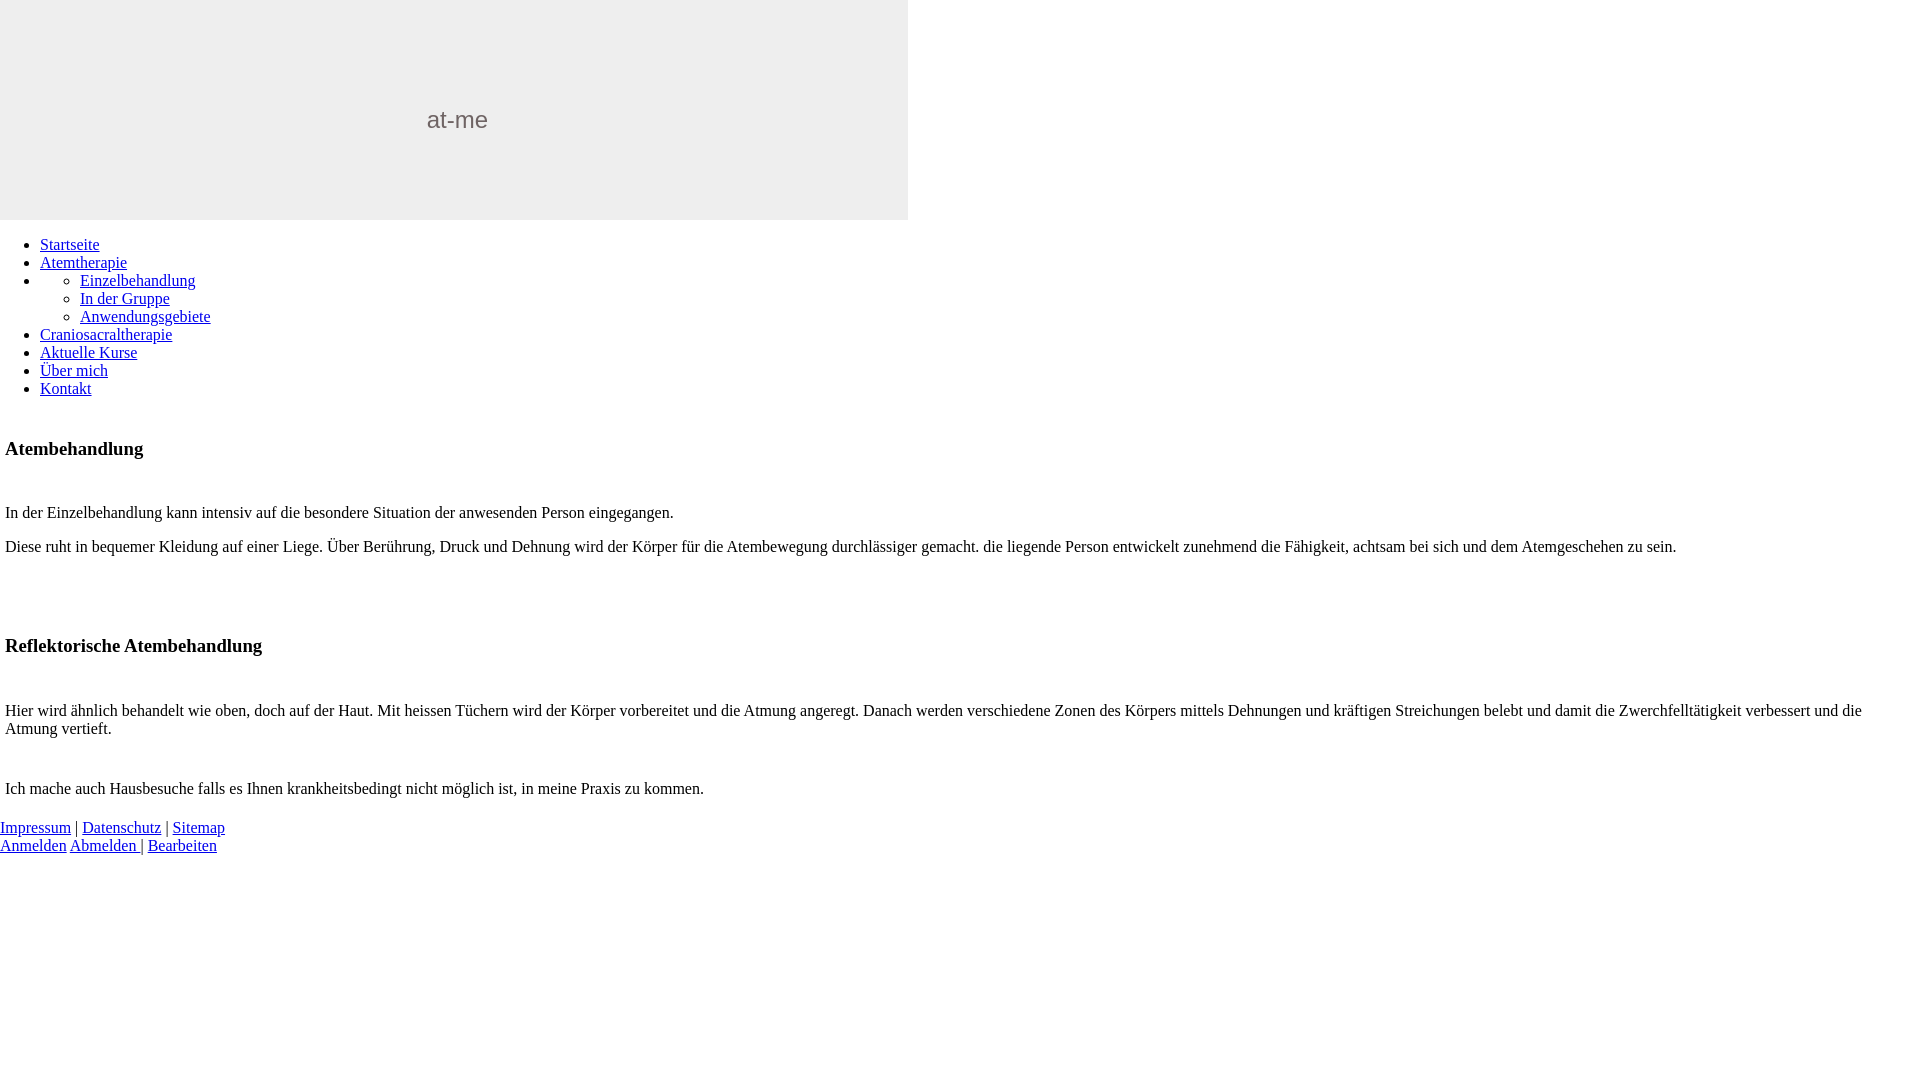  I want to click on 'Bearbeiten', so click(182, 845).